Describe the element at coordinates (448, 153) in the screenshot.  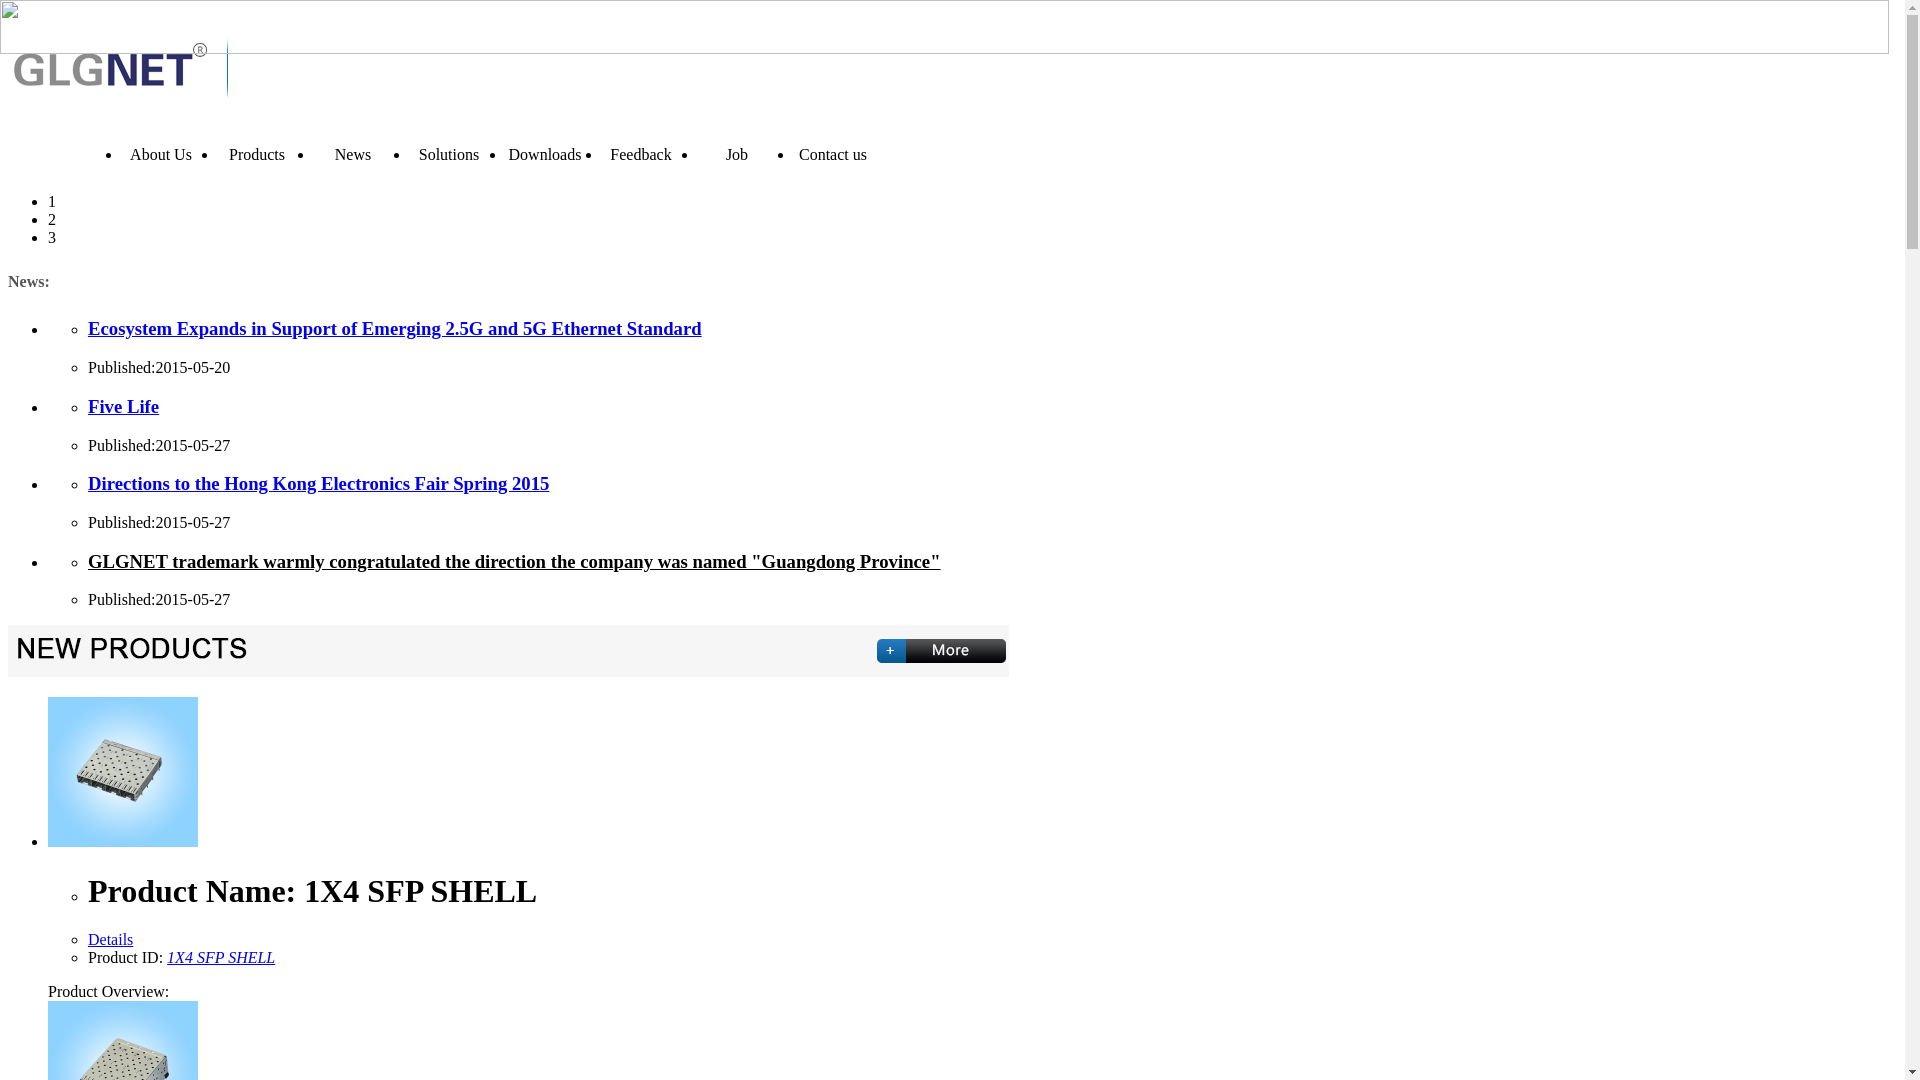
I see `'Solutions'` at that location.